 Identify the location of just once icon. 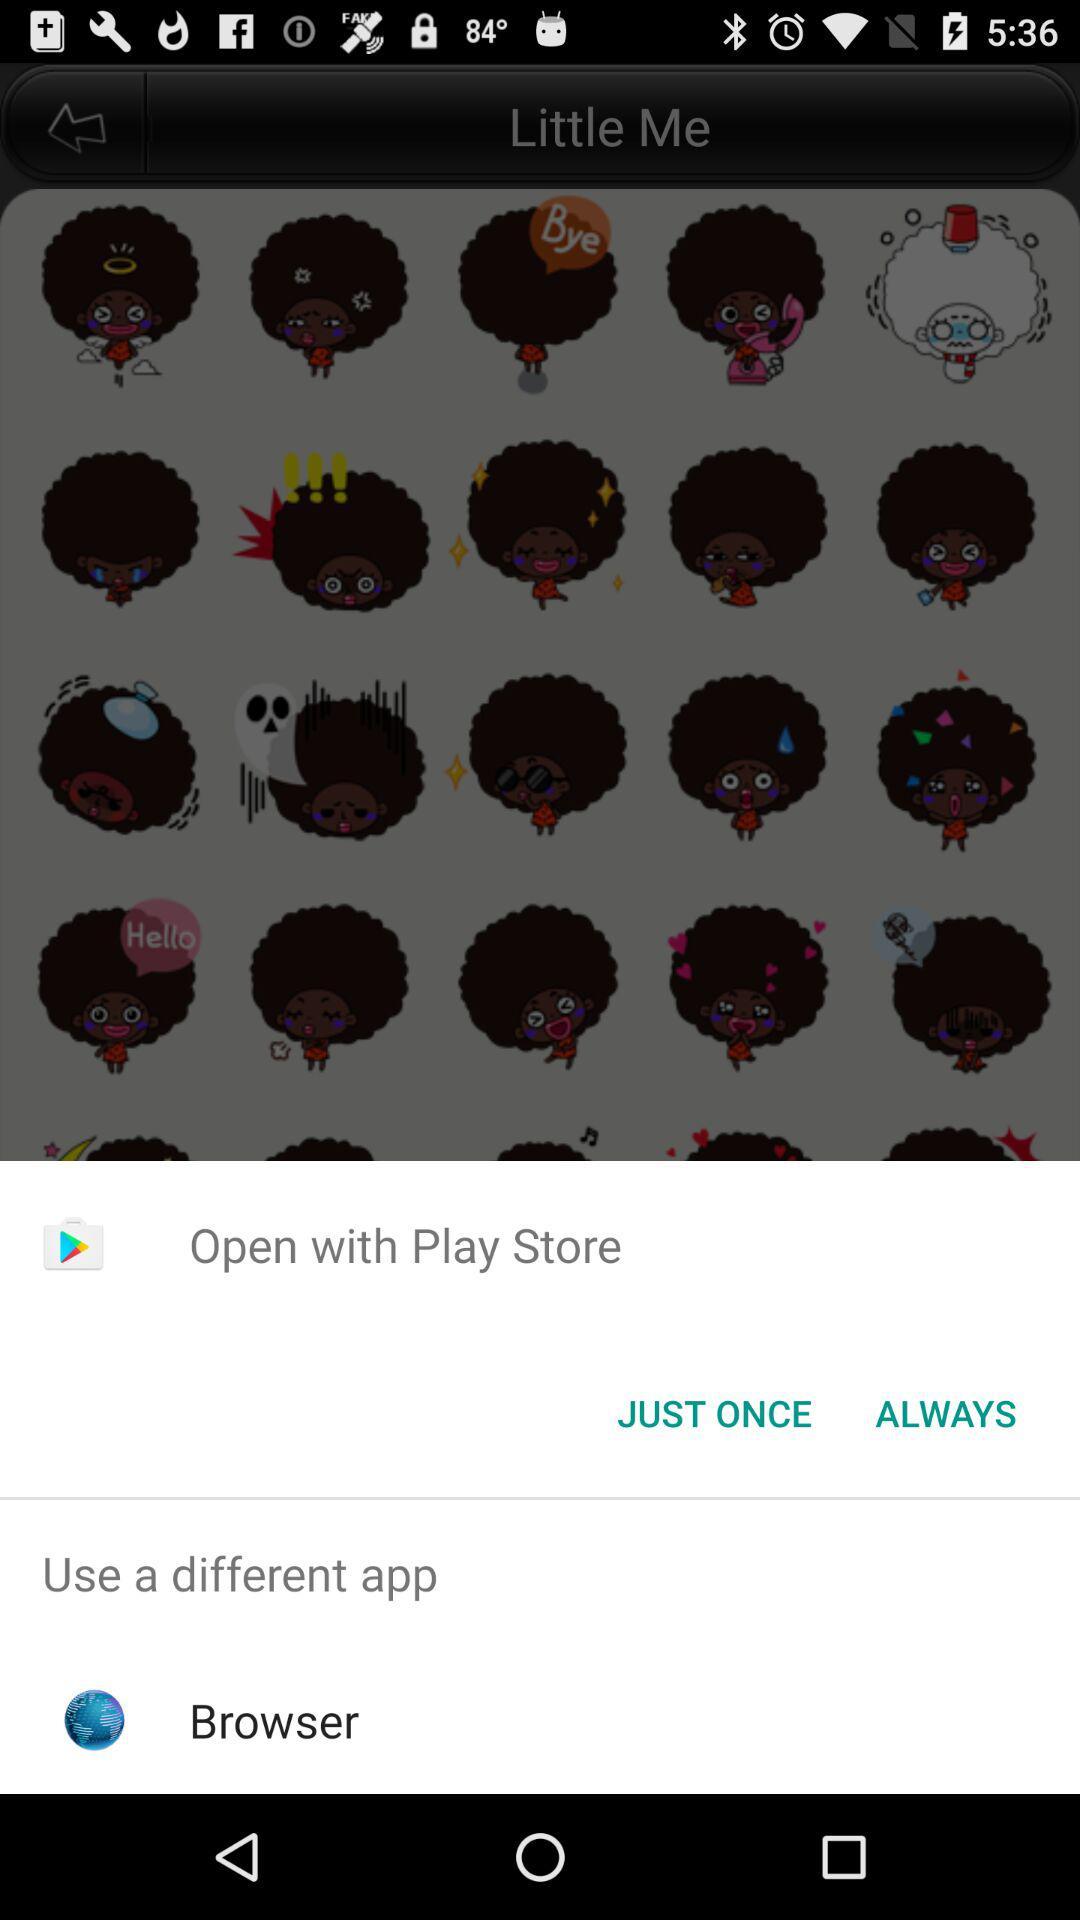
(713, 1411).